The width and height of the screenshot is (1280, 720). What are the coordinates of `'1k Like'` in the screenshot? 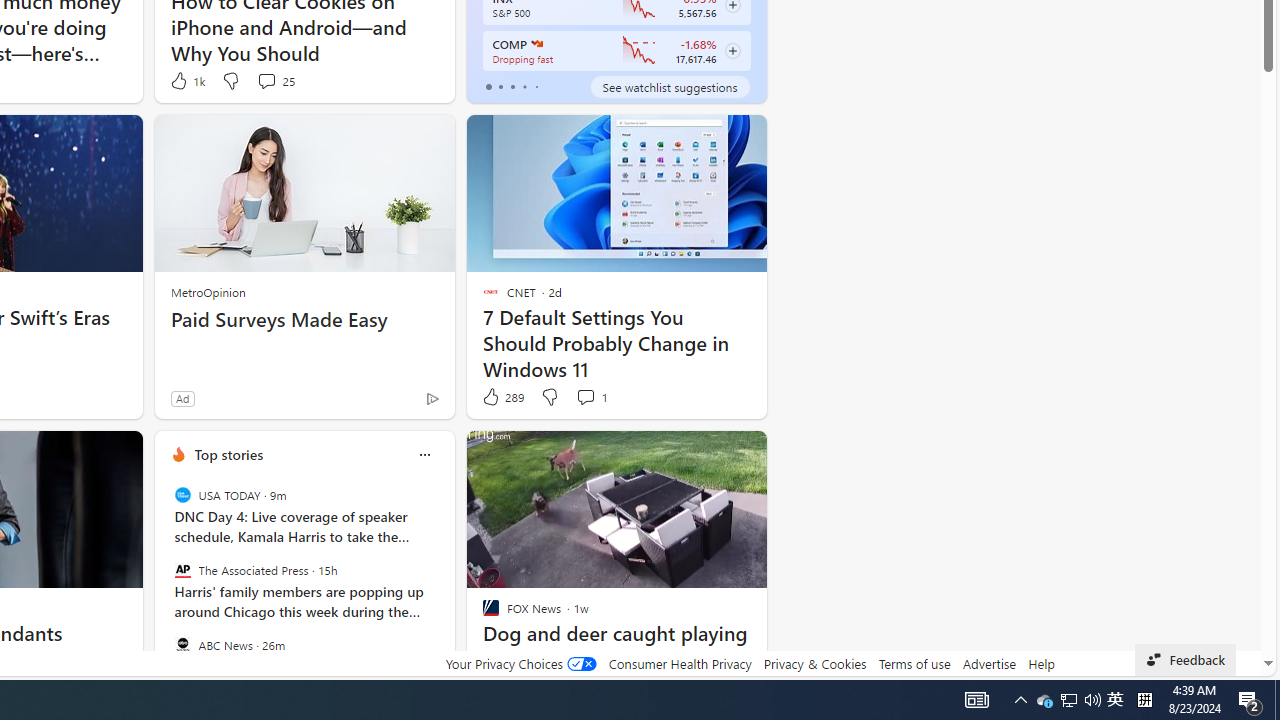 It's located at (186, 80).